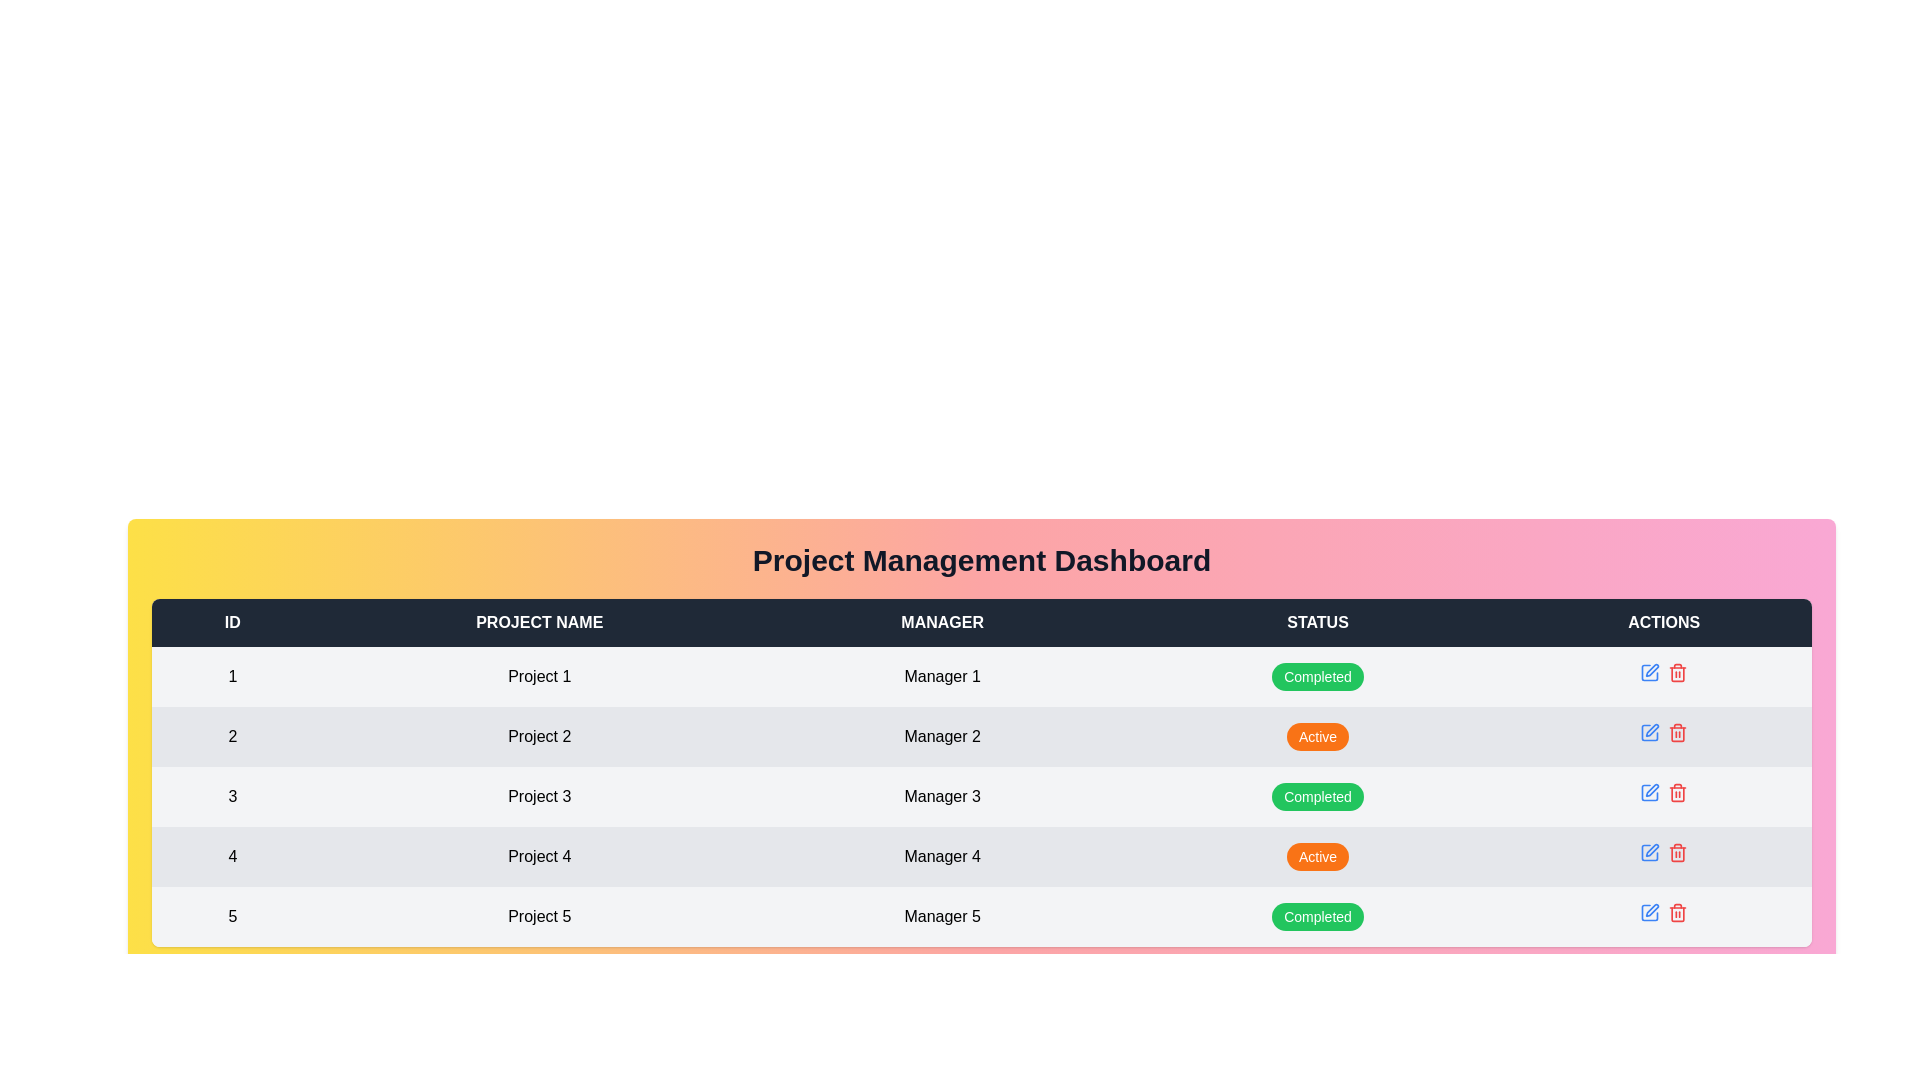 This screenshot has height=1080, width=1920. Describe the element at coordinates (1664, 792) in the screenshot. I see `the blue edit icon located in the 'Actions' column of the row corresponding to 'Project 3', which is positioned to the right of the 'Completed' status indicator` at that location.